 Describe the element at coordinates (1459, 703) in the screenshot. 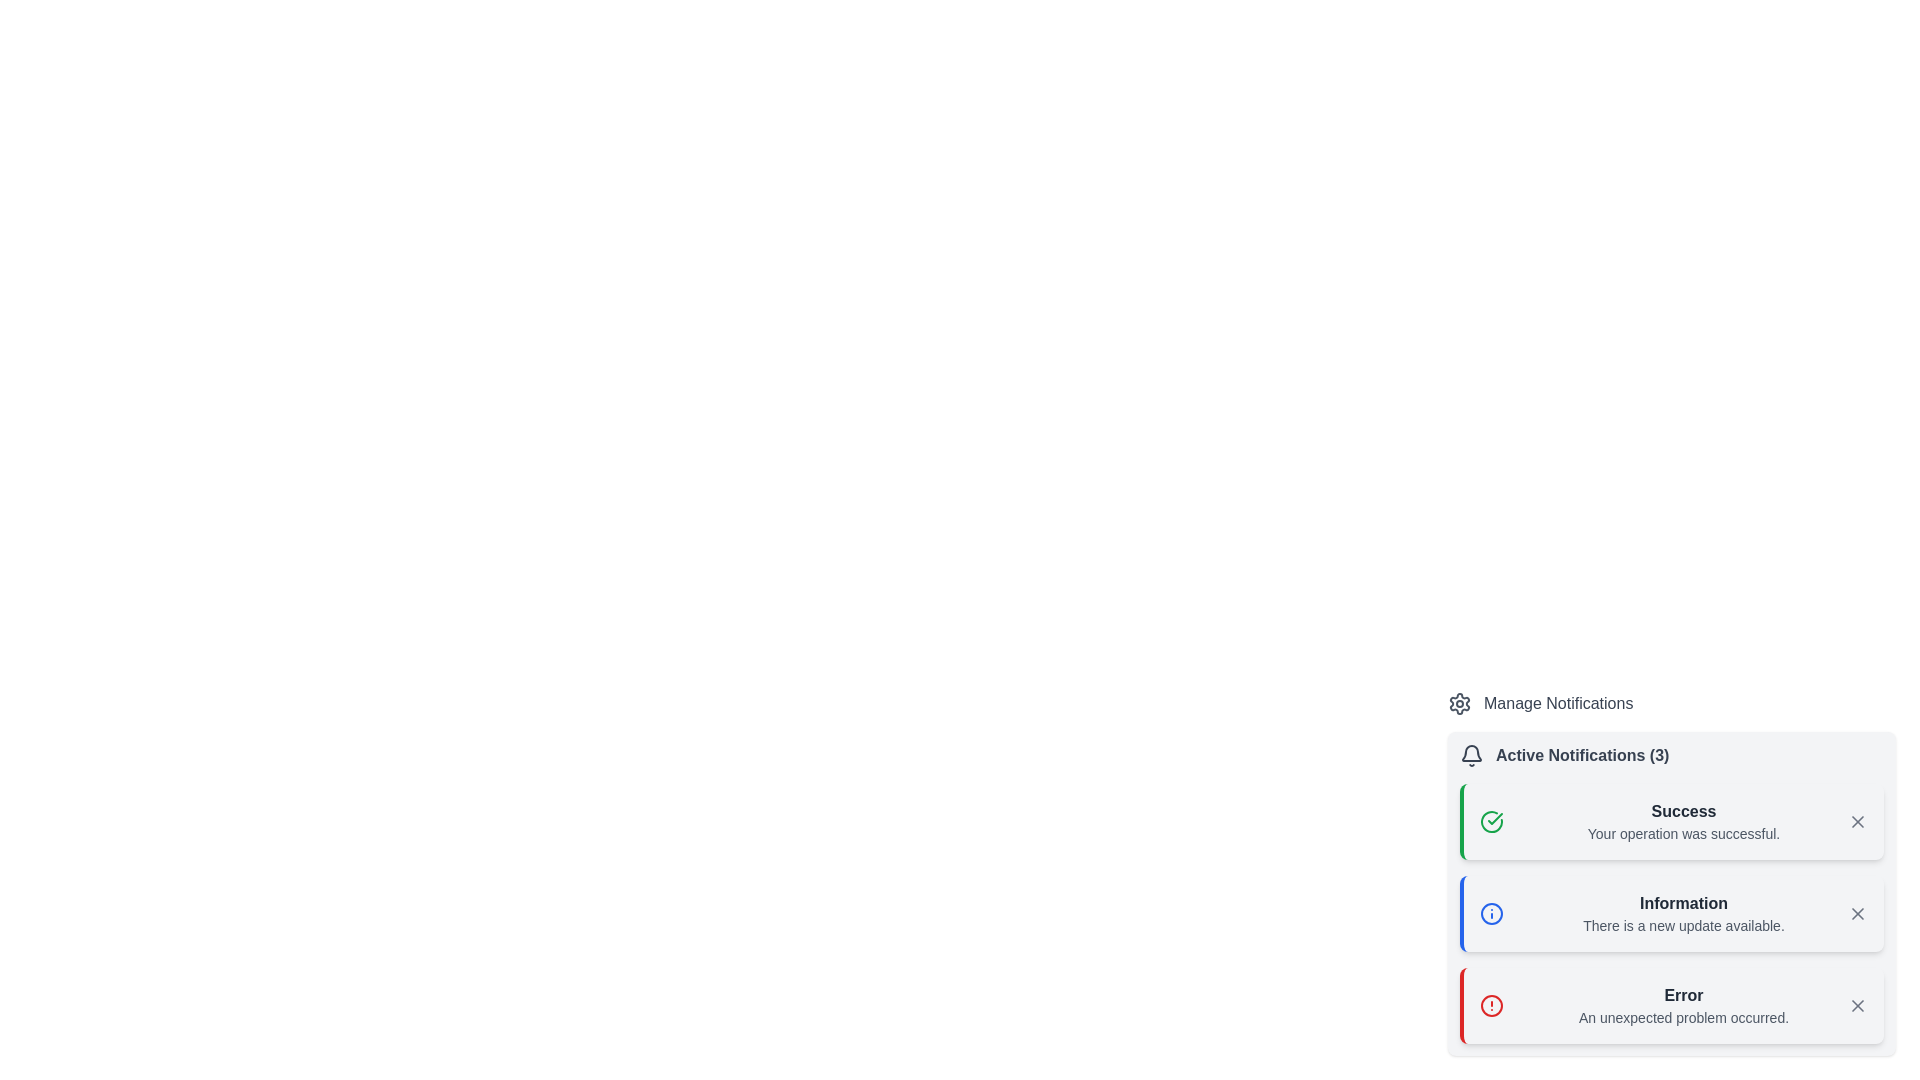

I see `the cogwheel icon, which has a gray outline and indicates settings functionality` at that location.